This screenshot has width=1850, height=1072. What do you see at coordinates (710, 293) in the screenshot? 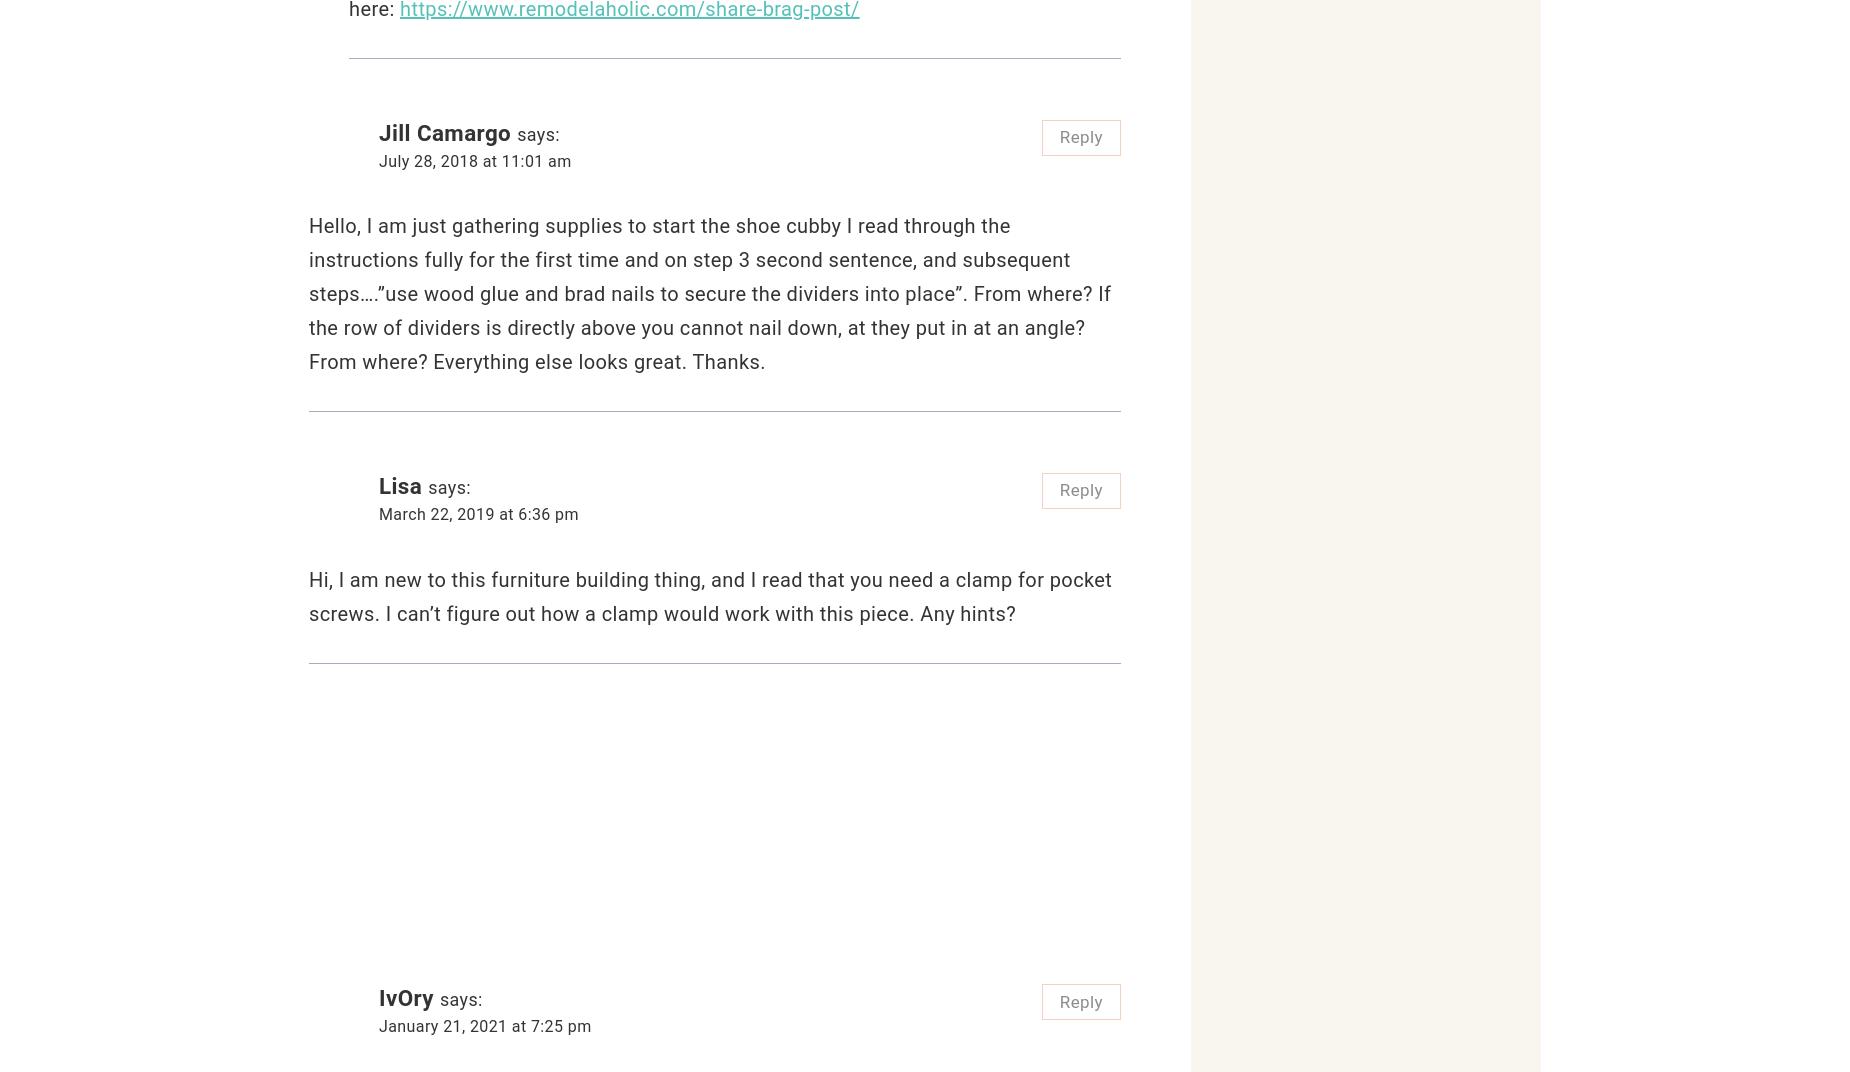
I see `'Hello, I am just gathering supplies to start the shoe cubby I read through the instructions fully for the first time and on step 3 second sentence, and subsequent steps….”use wood glue and brad nails to secure the dividers into place”. From where? If the row of dividers is directly above you cannot nail down, at they put in at an angle? From where? Everything else looks great. Thanks.'` at bounding box center [710, 293].